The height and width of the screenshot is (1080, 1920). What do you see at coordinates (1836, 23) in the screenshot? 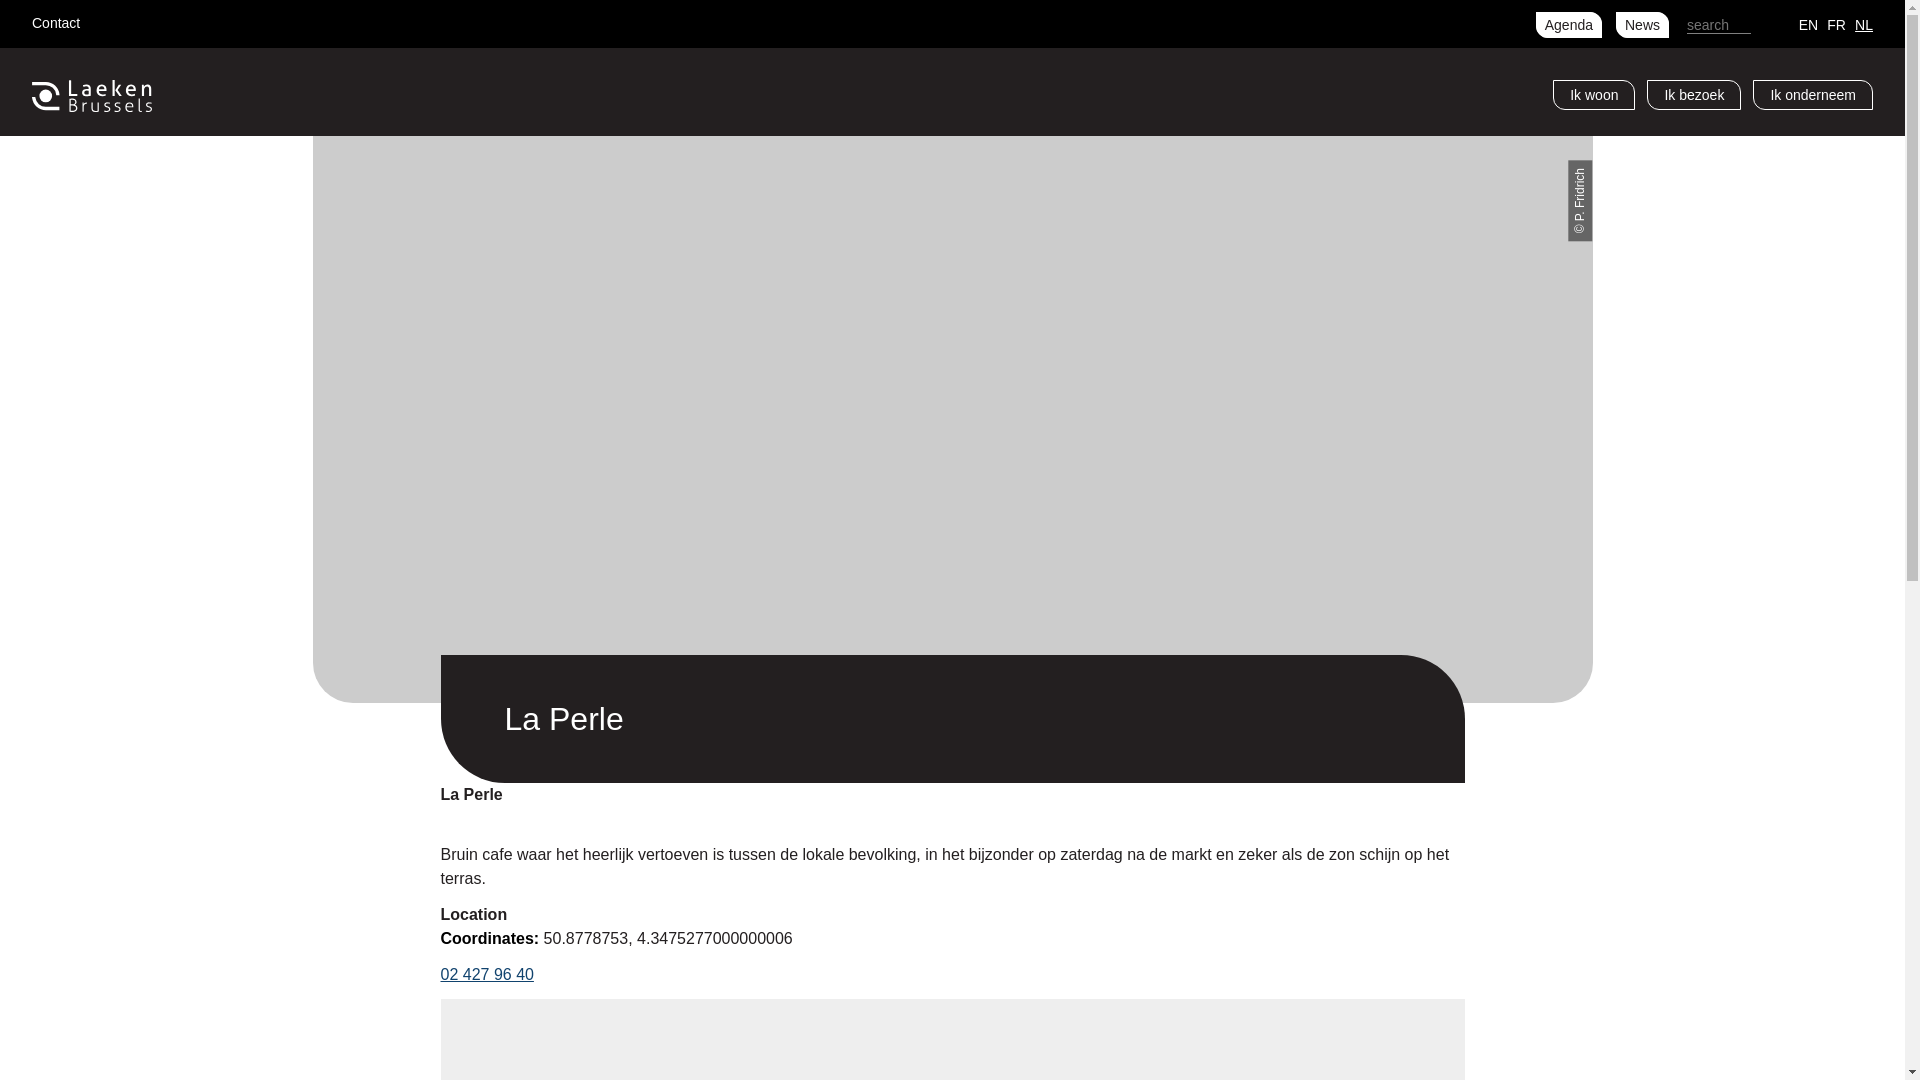
I see `'FR'` at bounding box center [1836, 23].